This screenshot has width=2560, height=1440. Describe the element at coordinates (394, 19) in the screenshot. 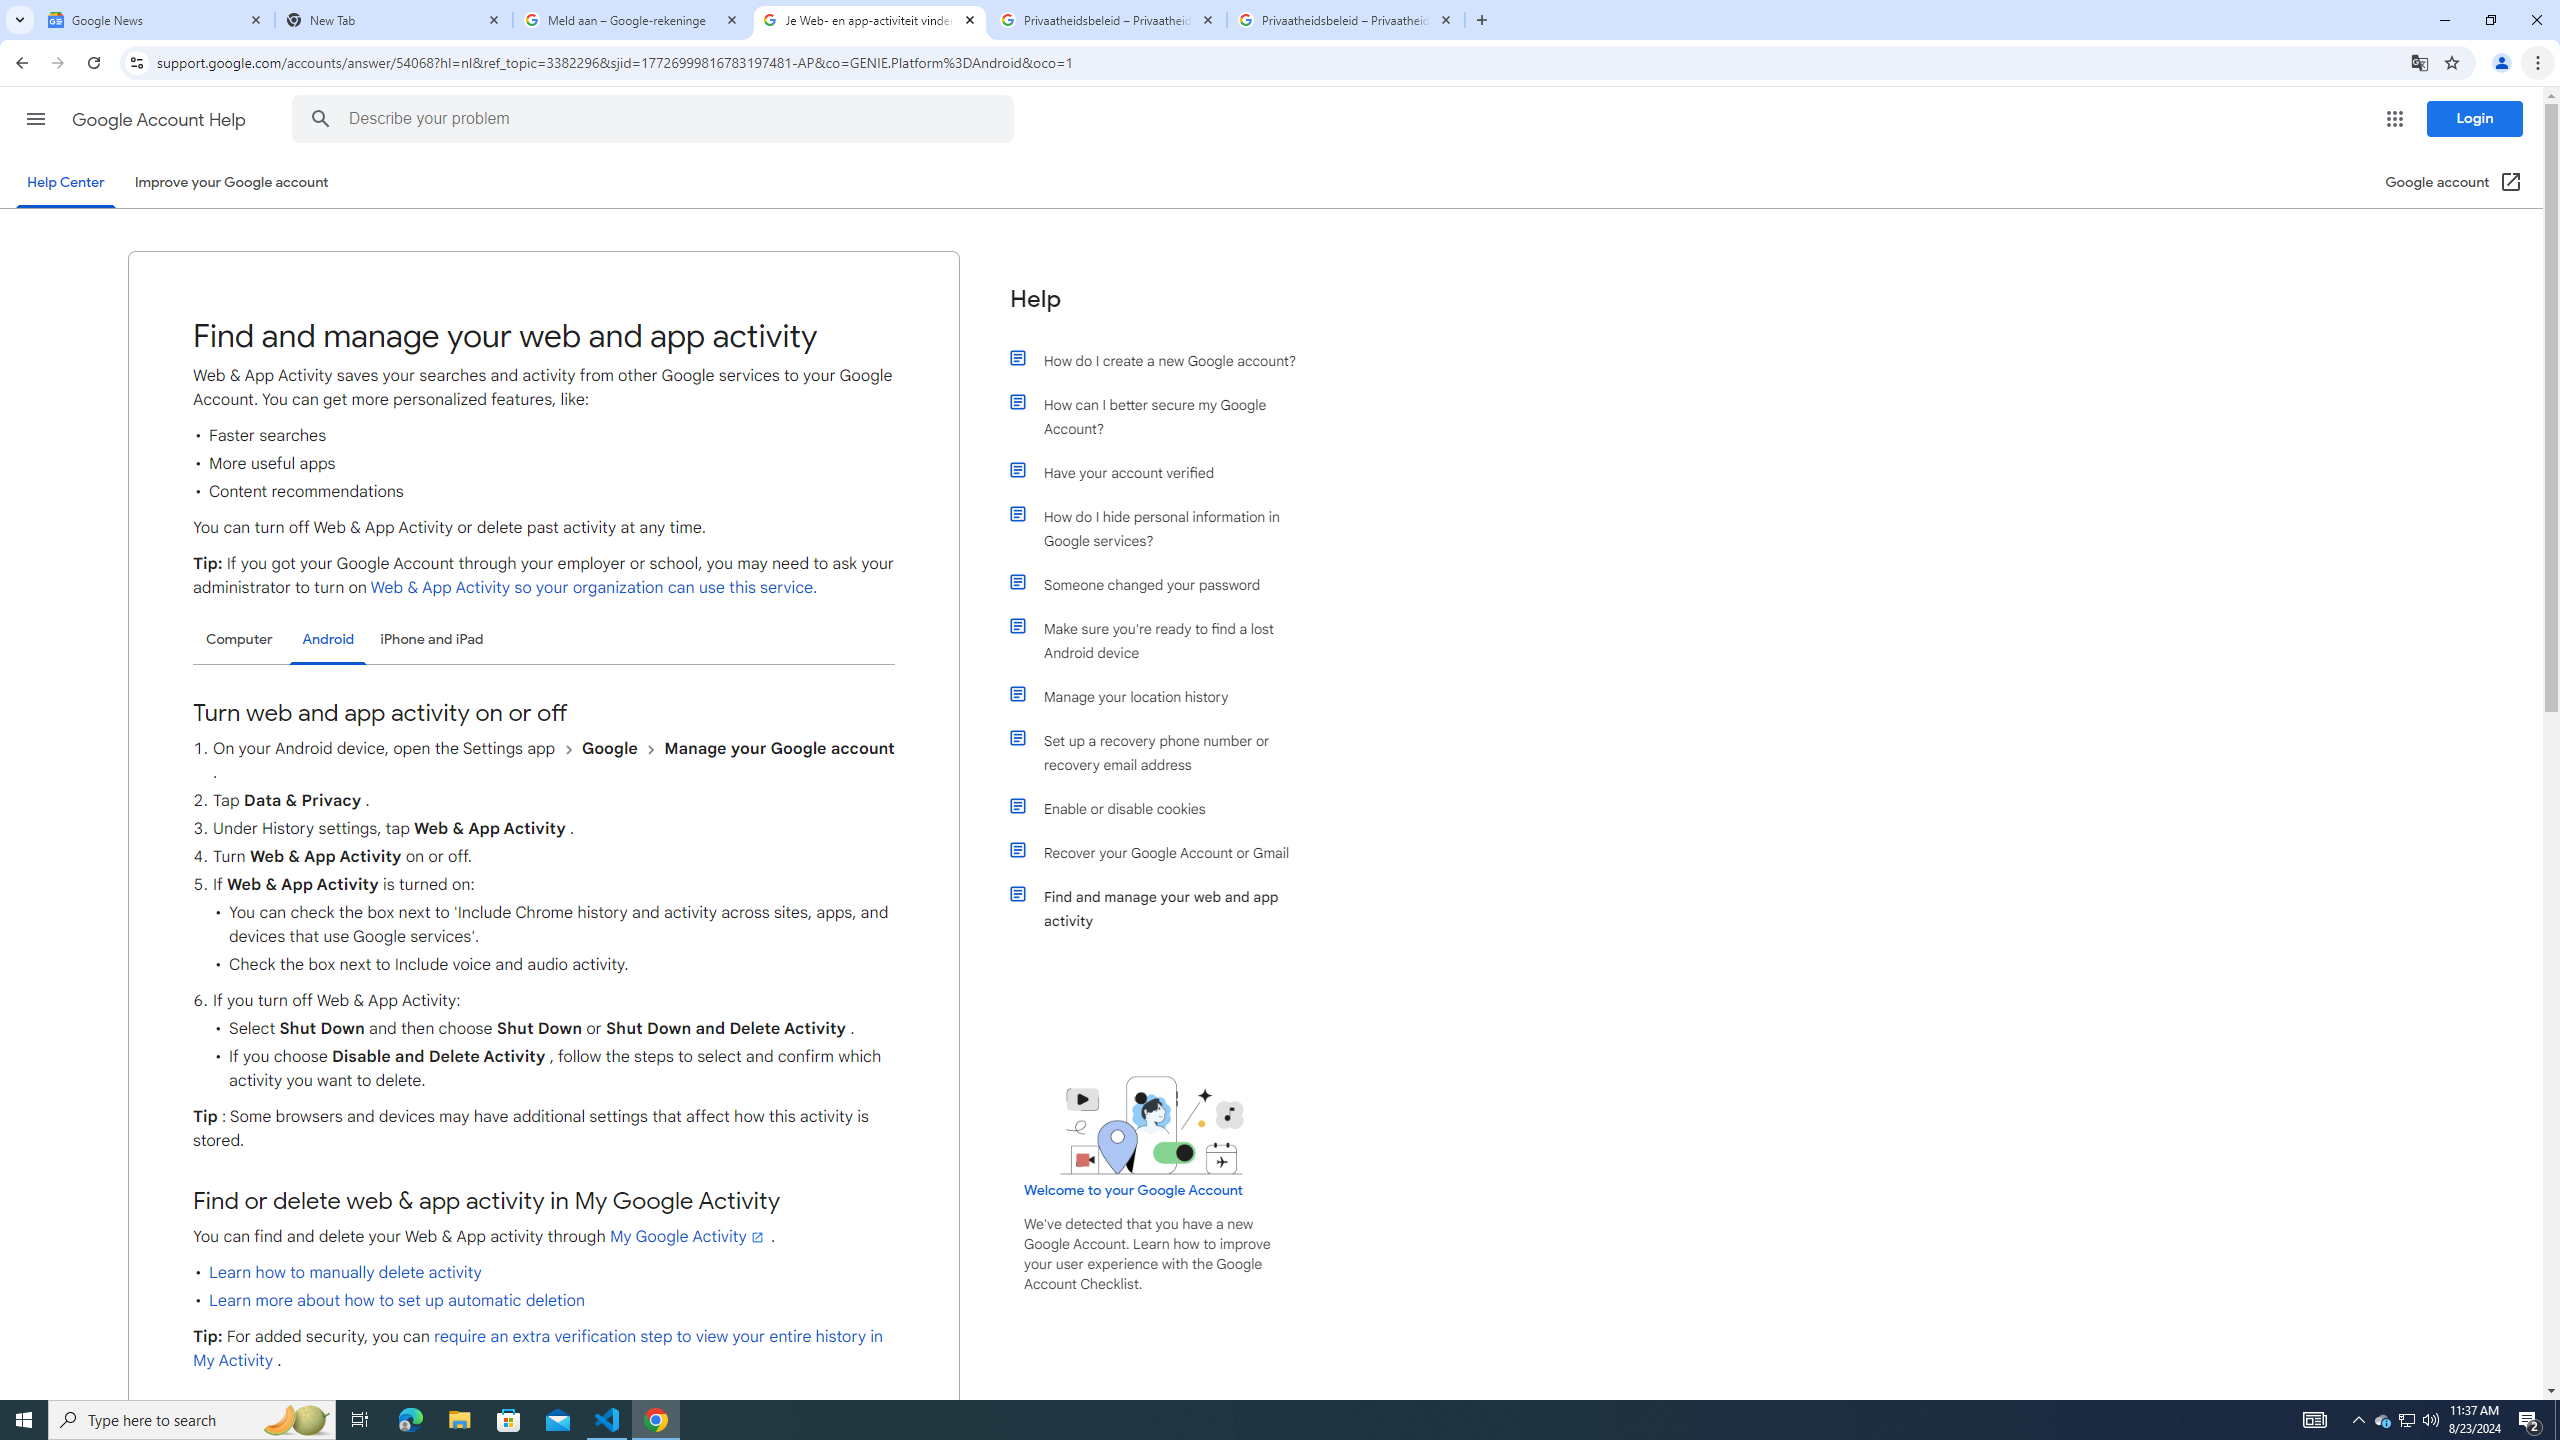

I see `'New Tab'` at that location.